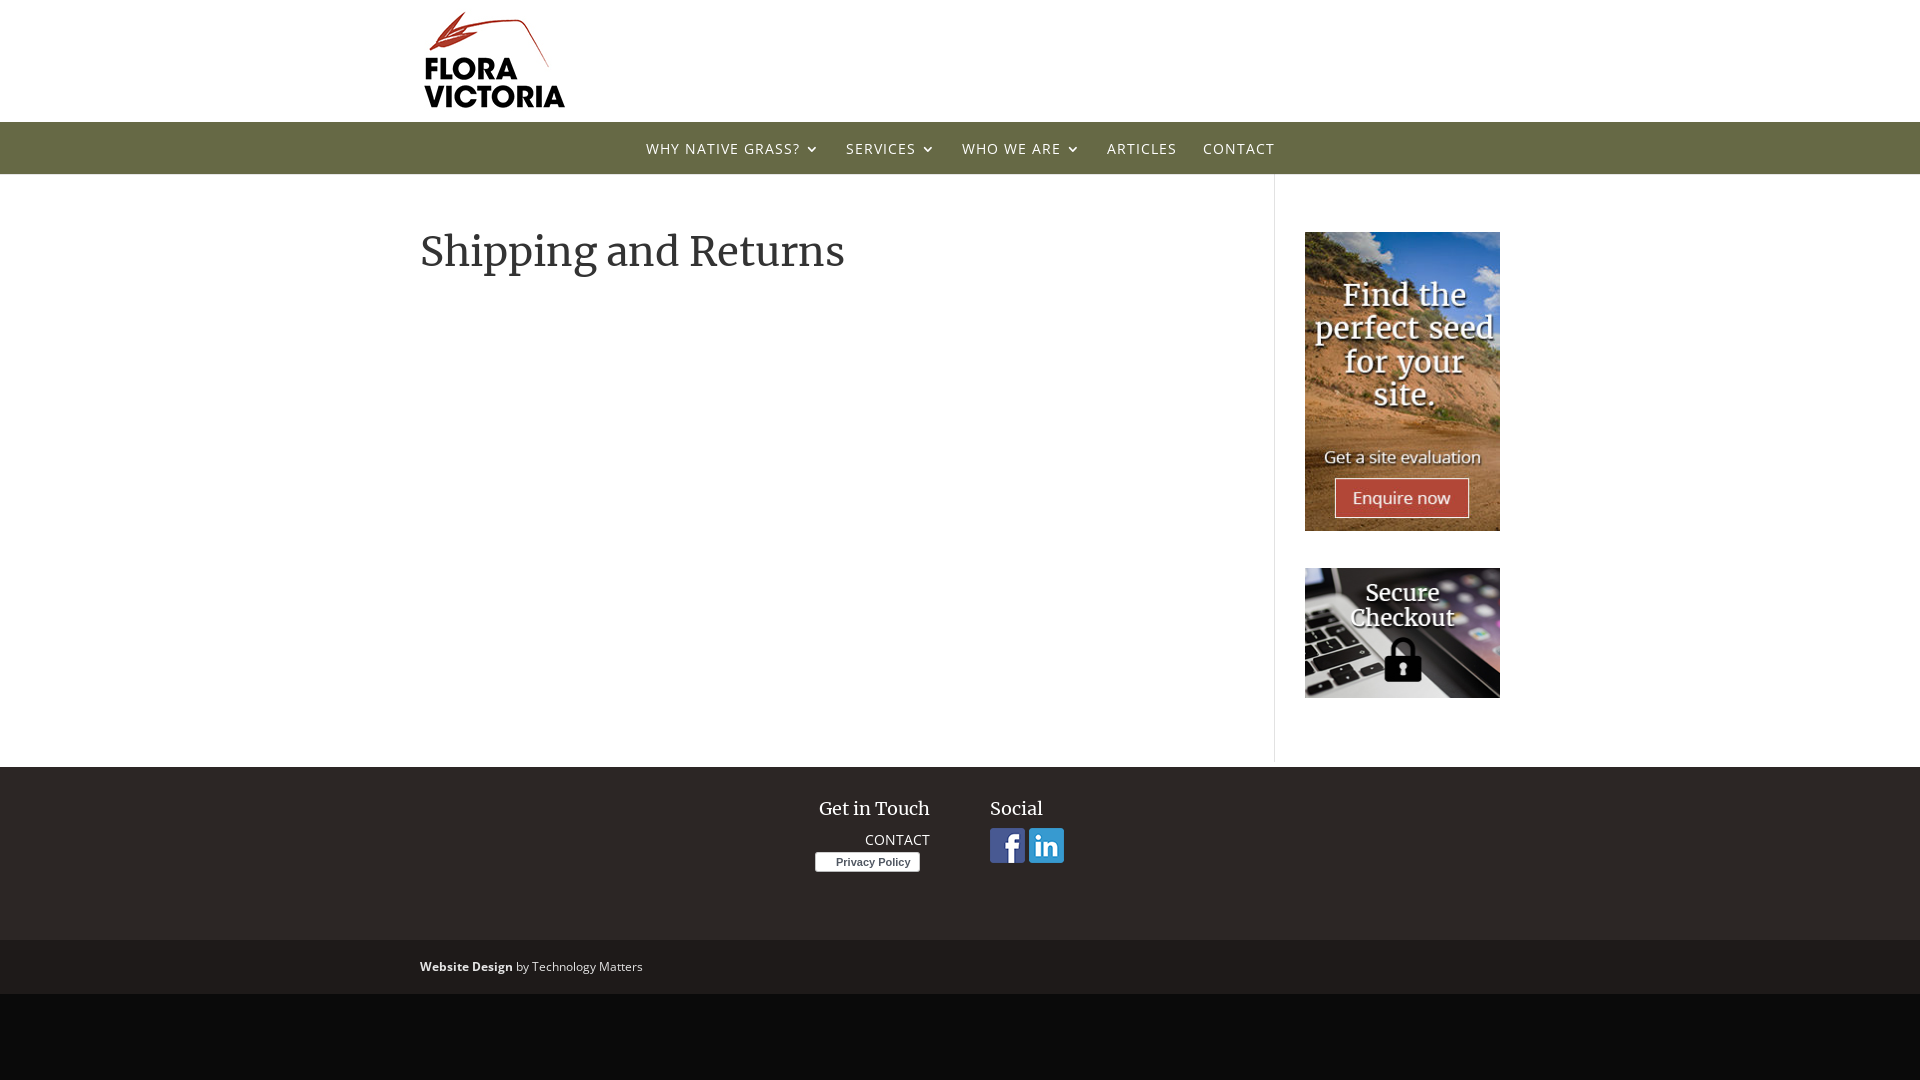 This screenshot has width=1920, height=1080. What do you see at coordinates (1237, 157) in the screenshot?
I see `'CONTACT'` at bounding box center [1237, 157].